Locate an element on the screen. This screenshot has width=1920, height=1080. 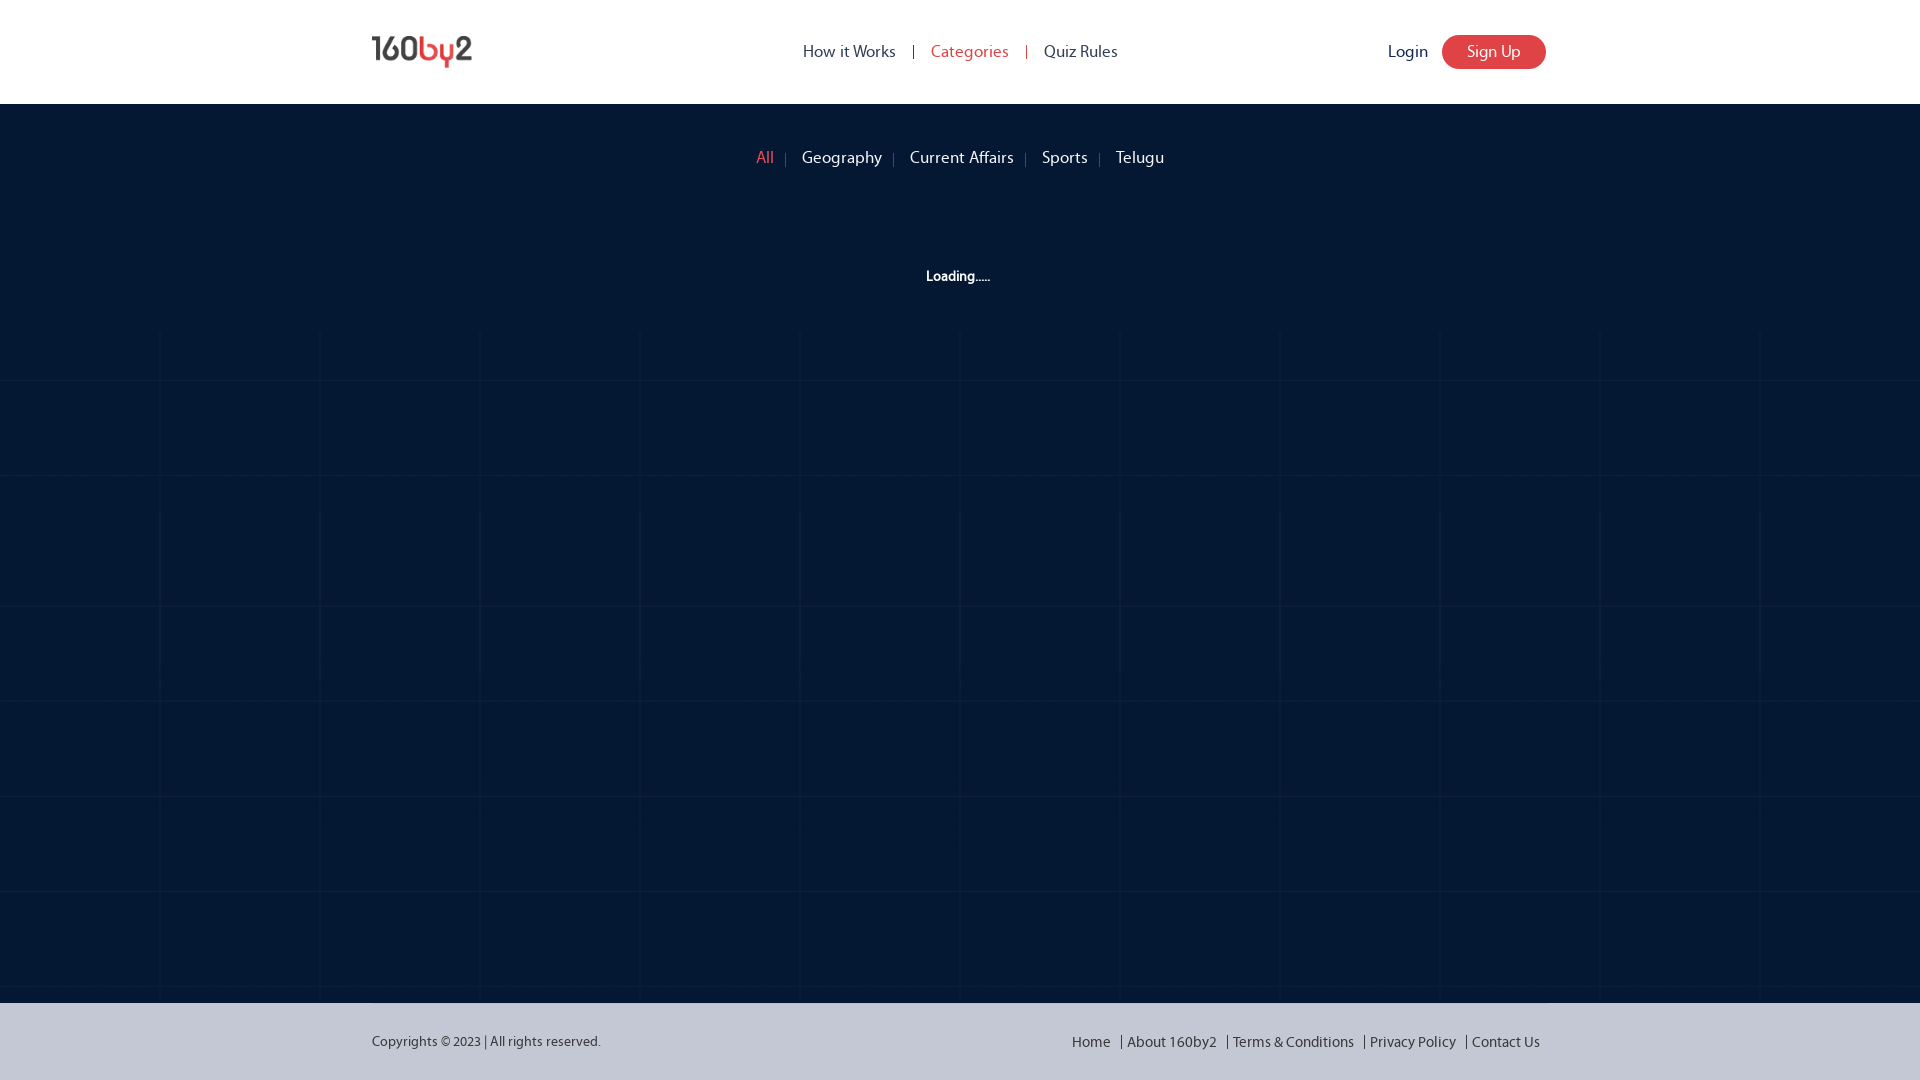
'Sign Up' is located at coordinates (1493, 50).